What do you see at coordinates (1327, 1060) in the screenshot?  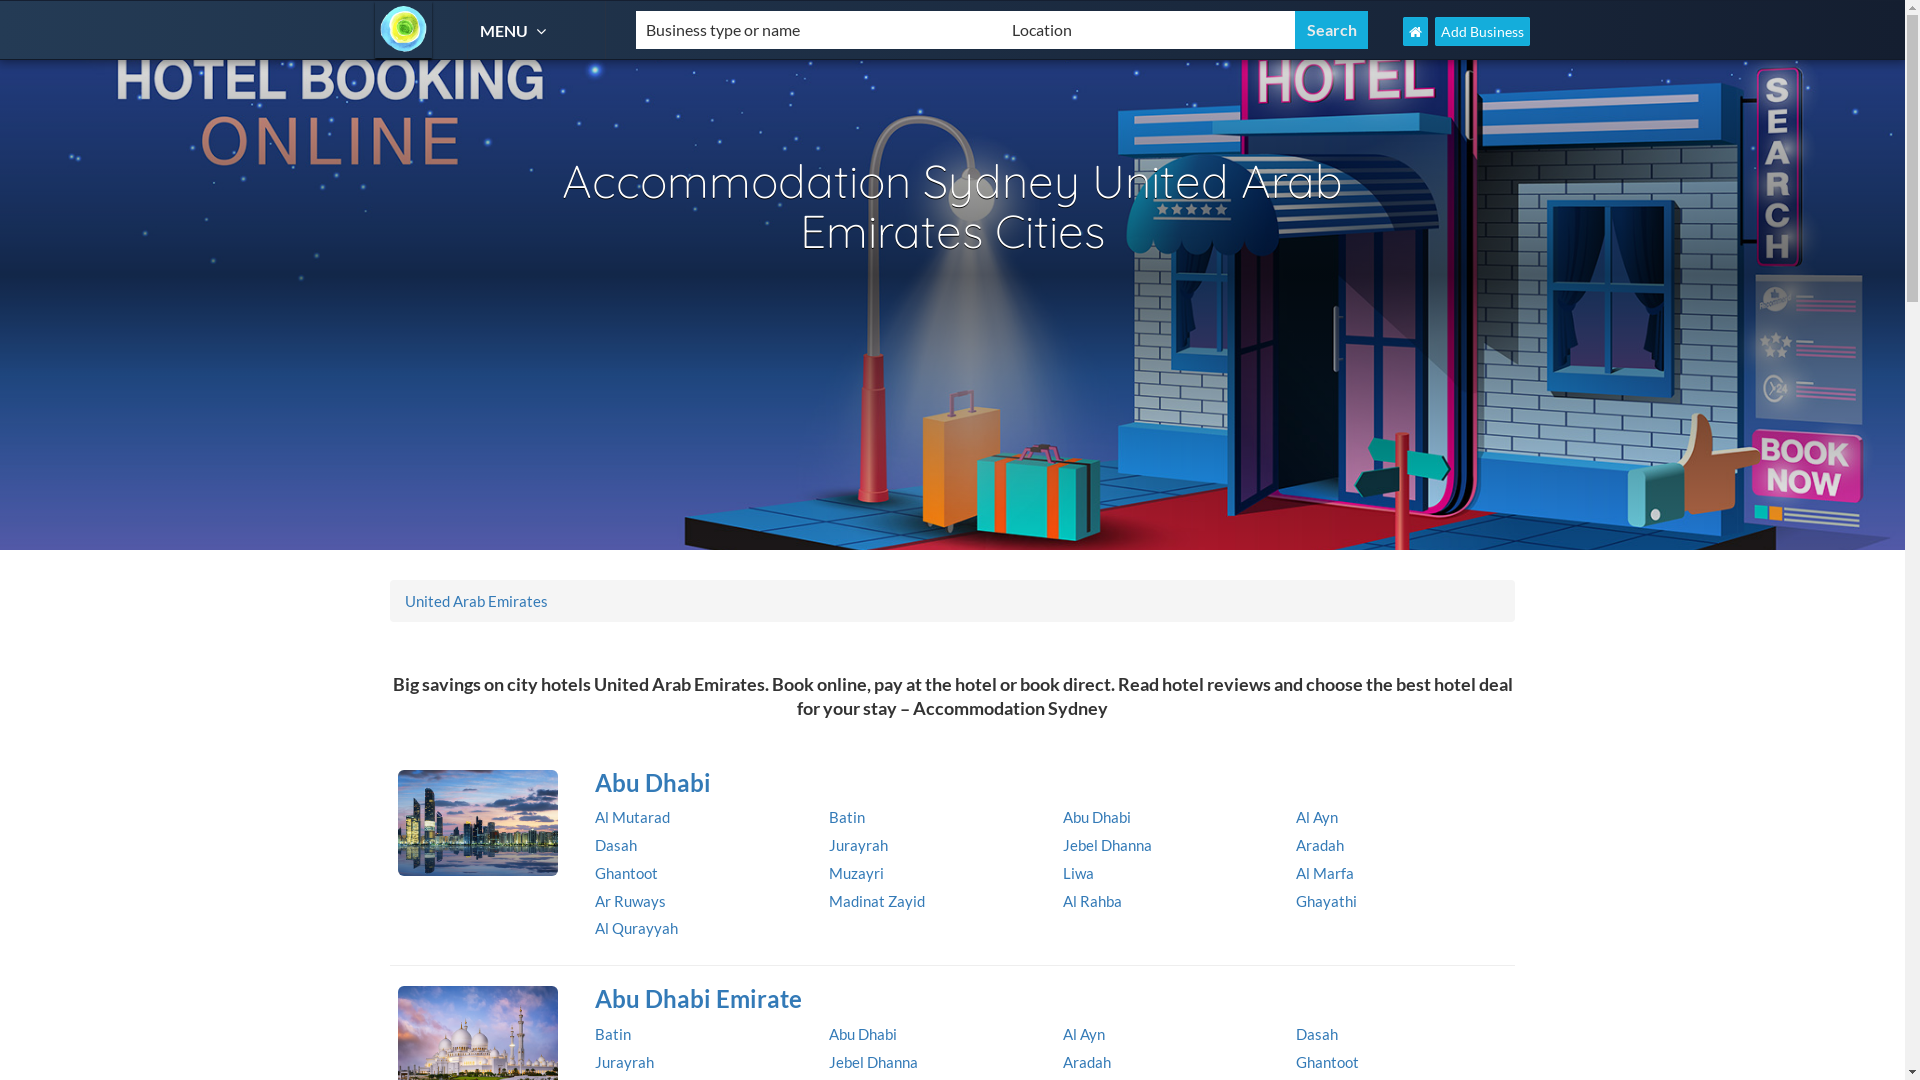 I see `'Ghantoot'` at bounding box center [1327, 1060].